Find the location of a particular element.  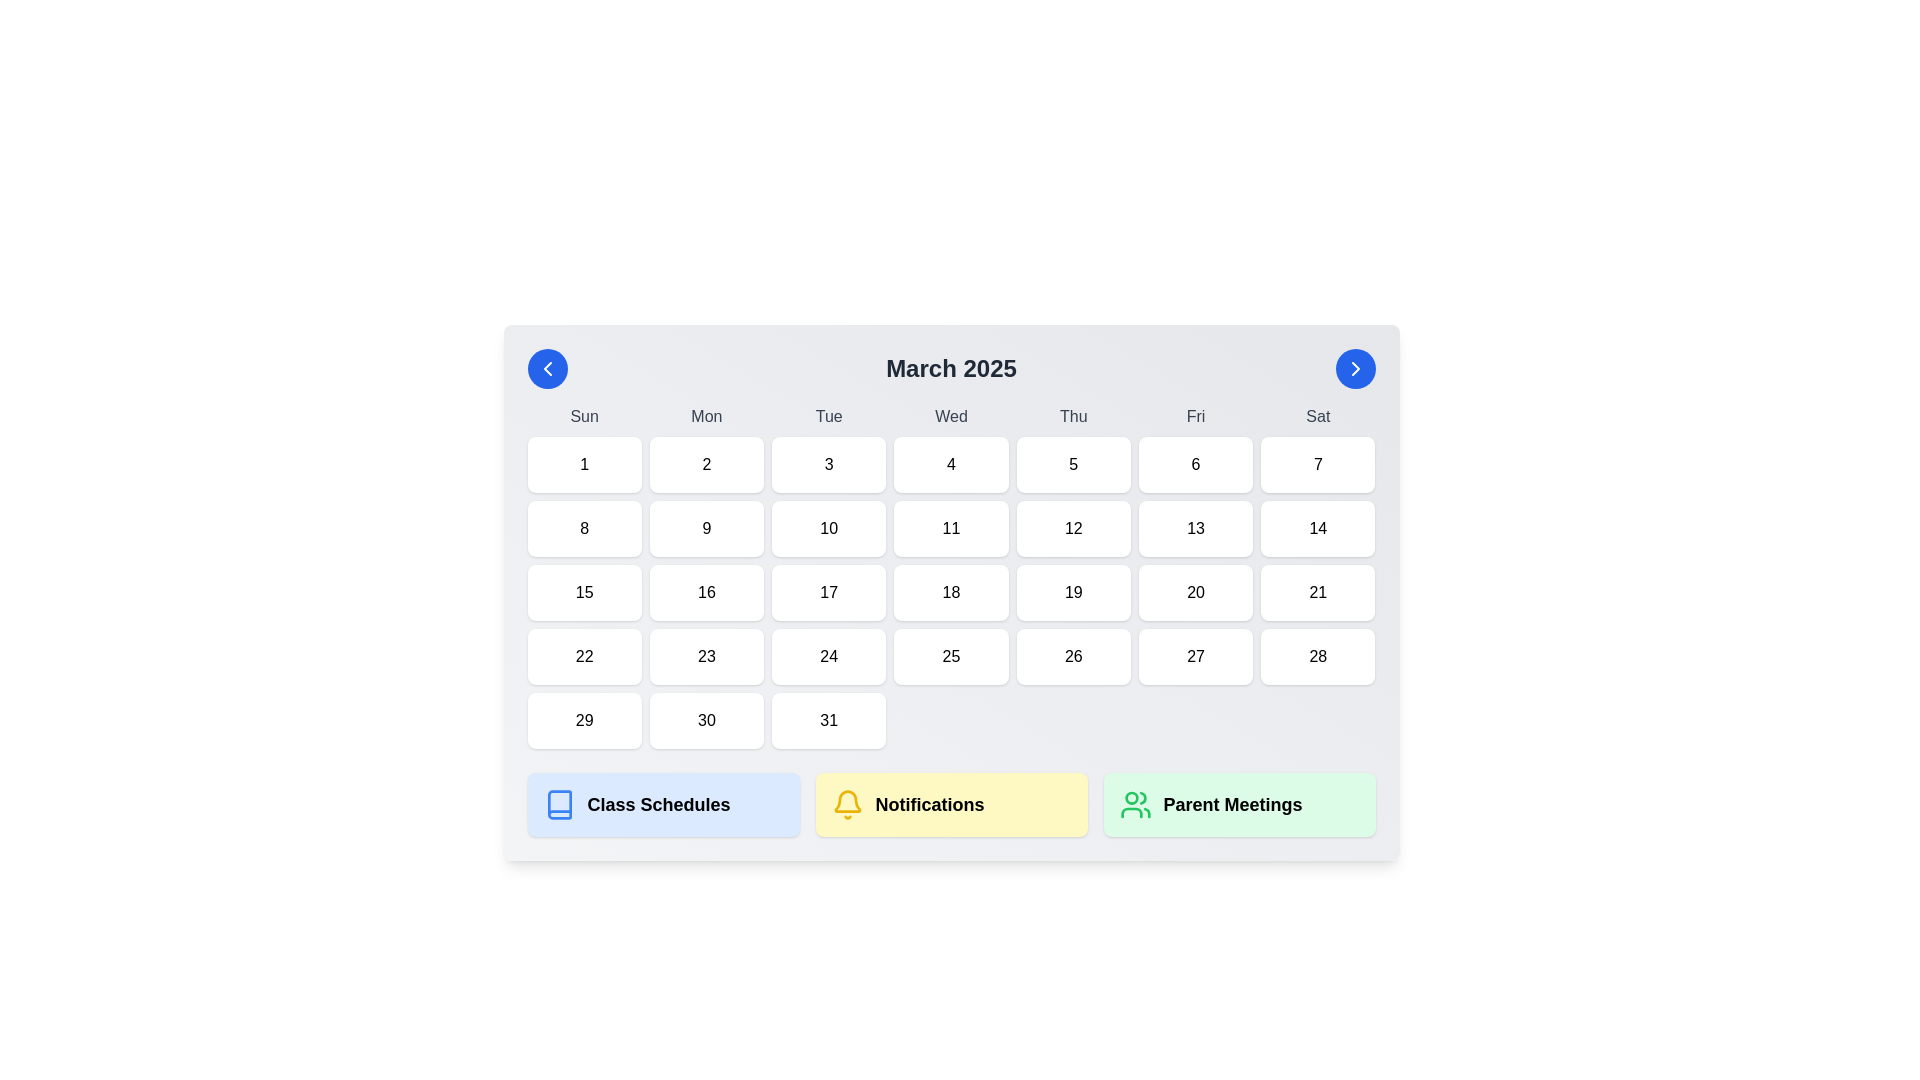

the Text label indicating the date '5' in the calendar interface, positioned under 'Thu' in the March 2025 grid is located at coordinates (1072, 465).